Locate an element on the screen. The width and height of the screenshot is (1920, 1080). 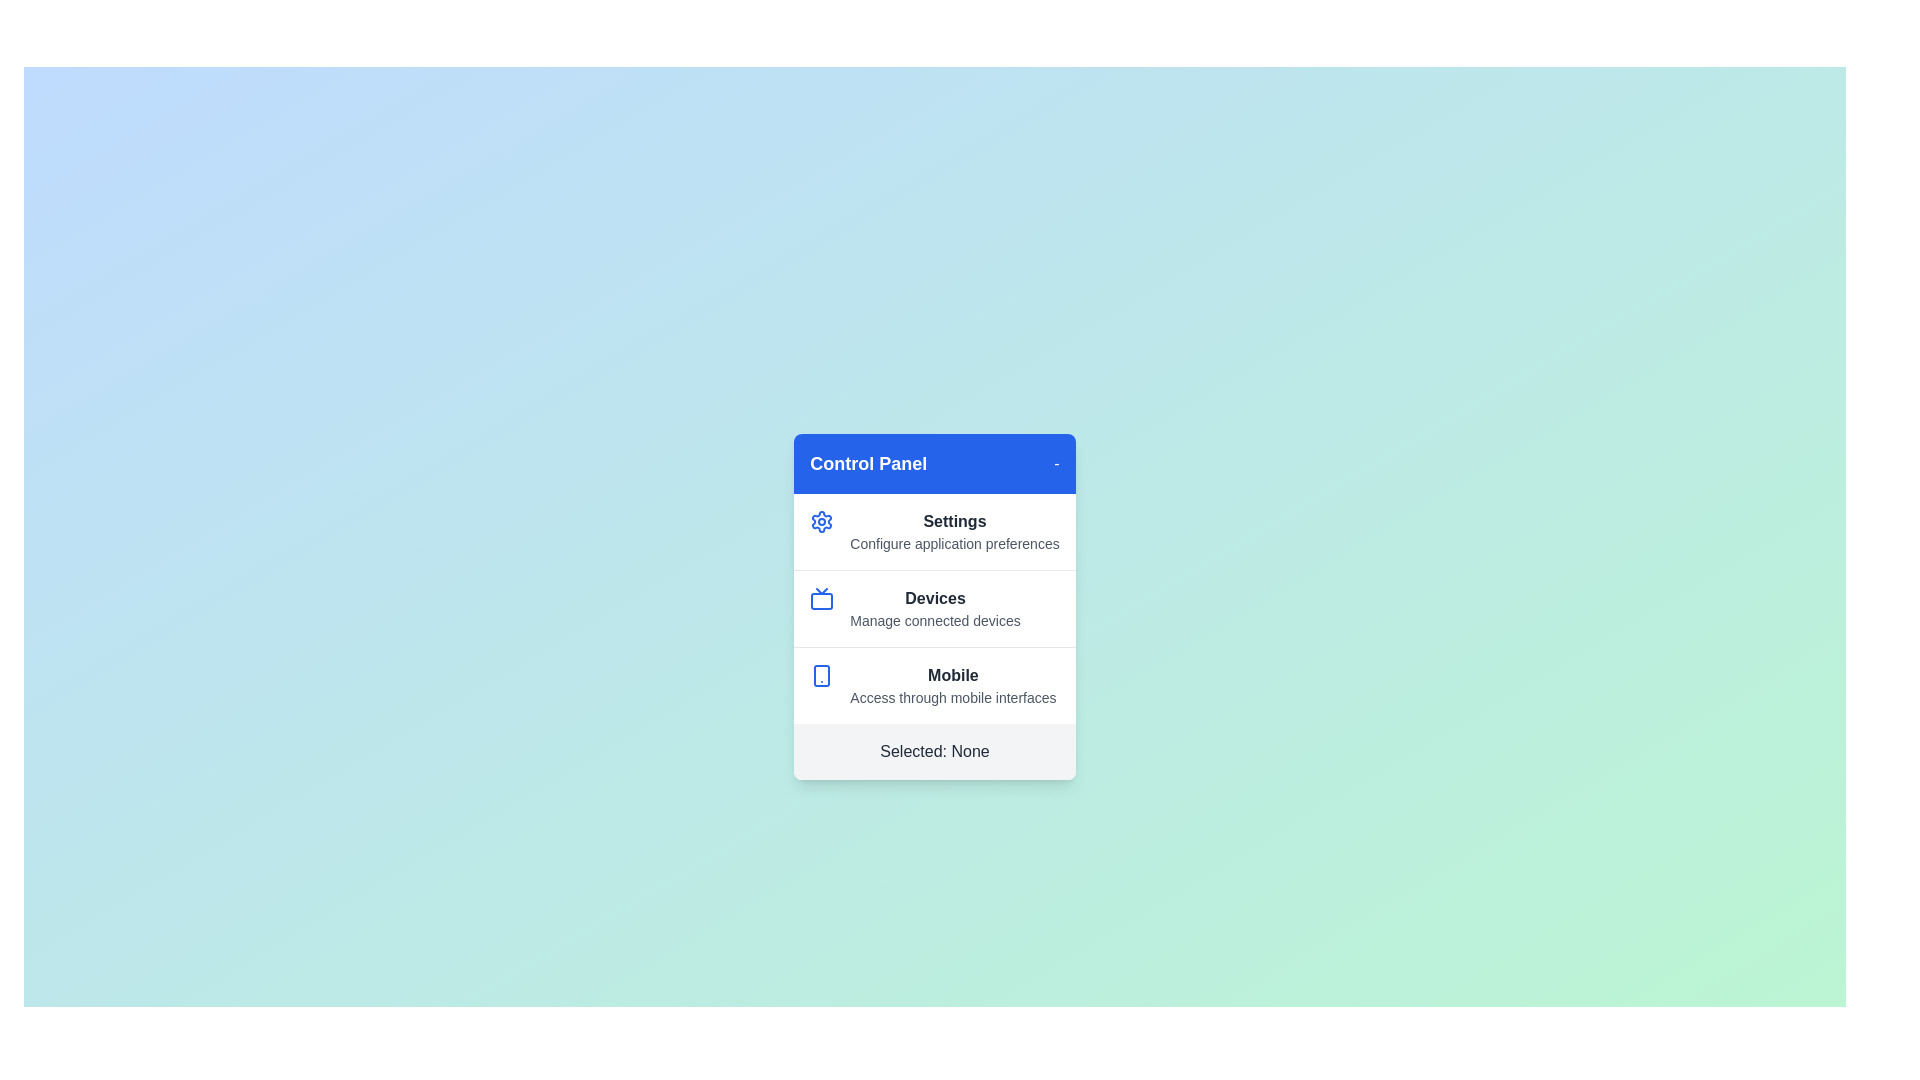
the menu item Devices by clicking on it is located at coordinates (934, 607).